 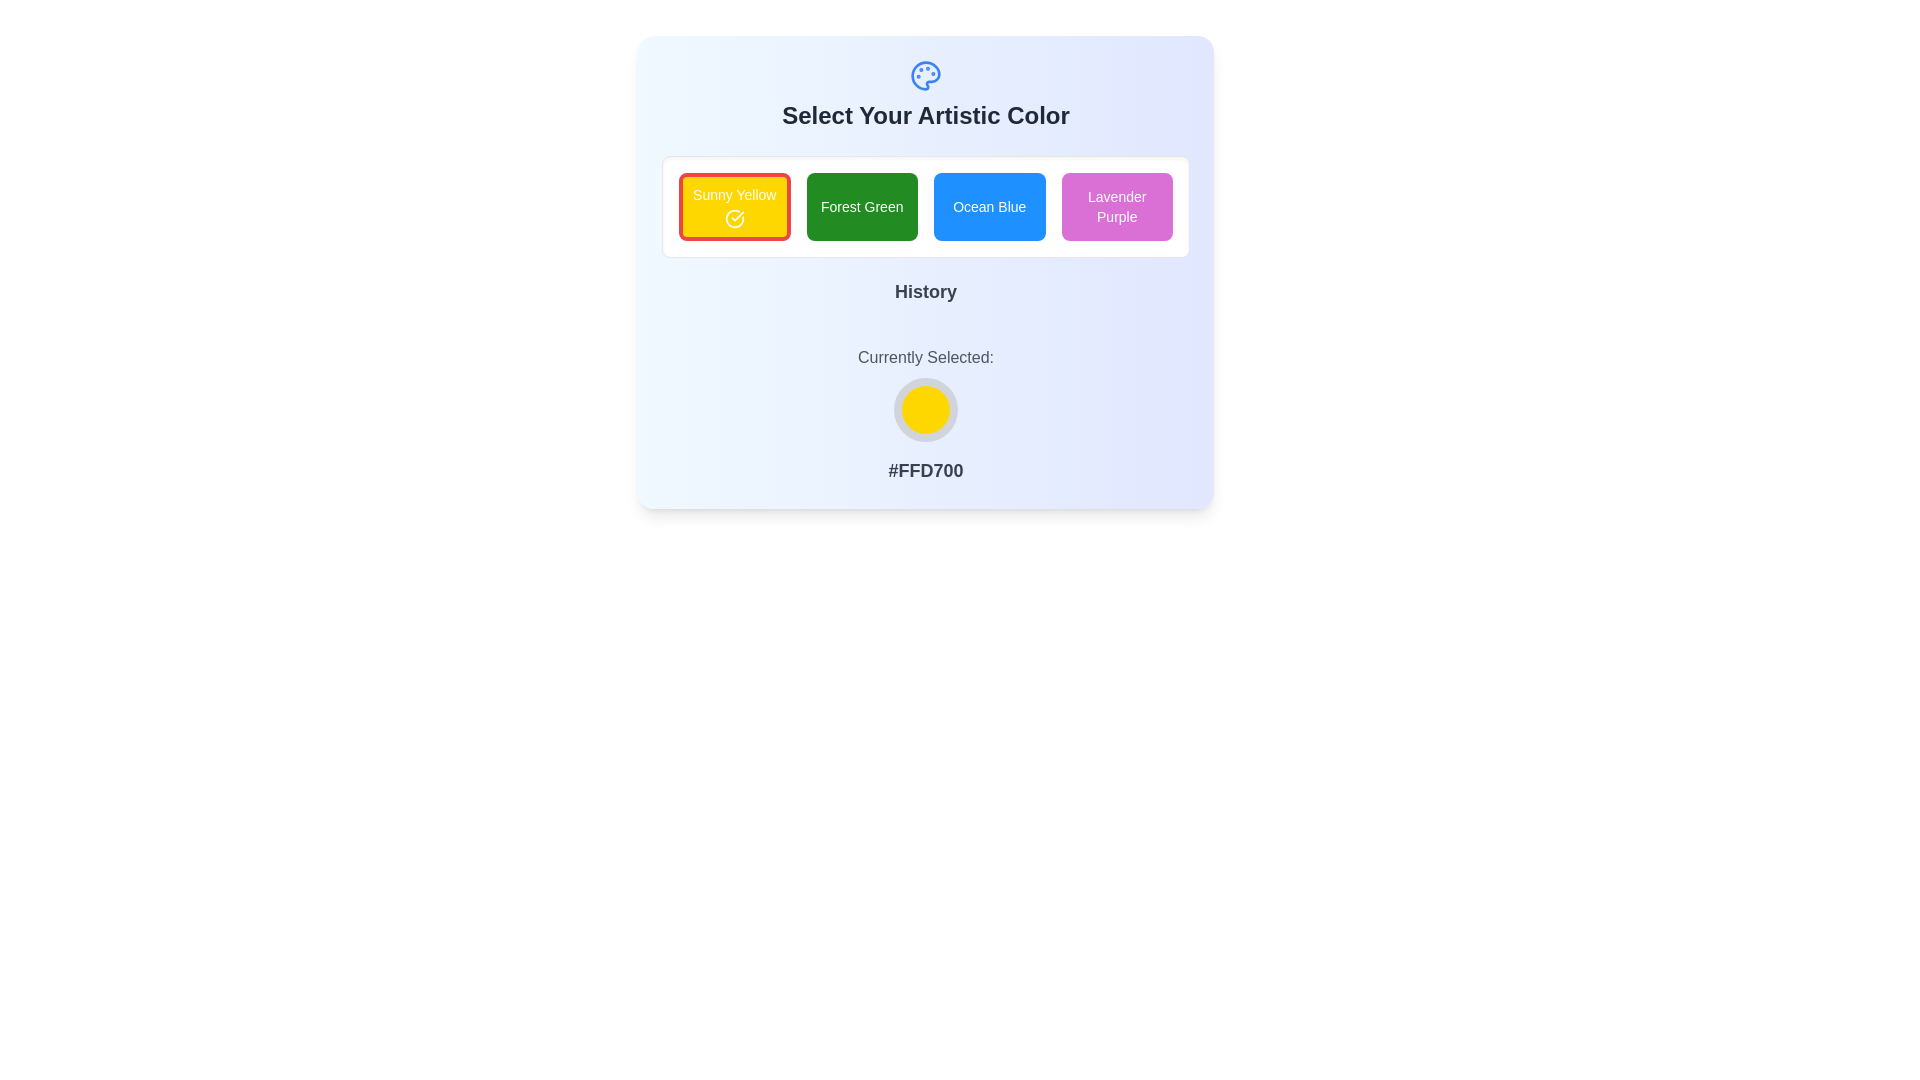 What do you see at coordinates (925, 357) in the screenshot?
I see `text label that indicates the purpose of the color display below it, which is centered horizontally above the circular color indicator` at bounding box center [925, 357].